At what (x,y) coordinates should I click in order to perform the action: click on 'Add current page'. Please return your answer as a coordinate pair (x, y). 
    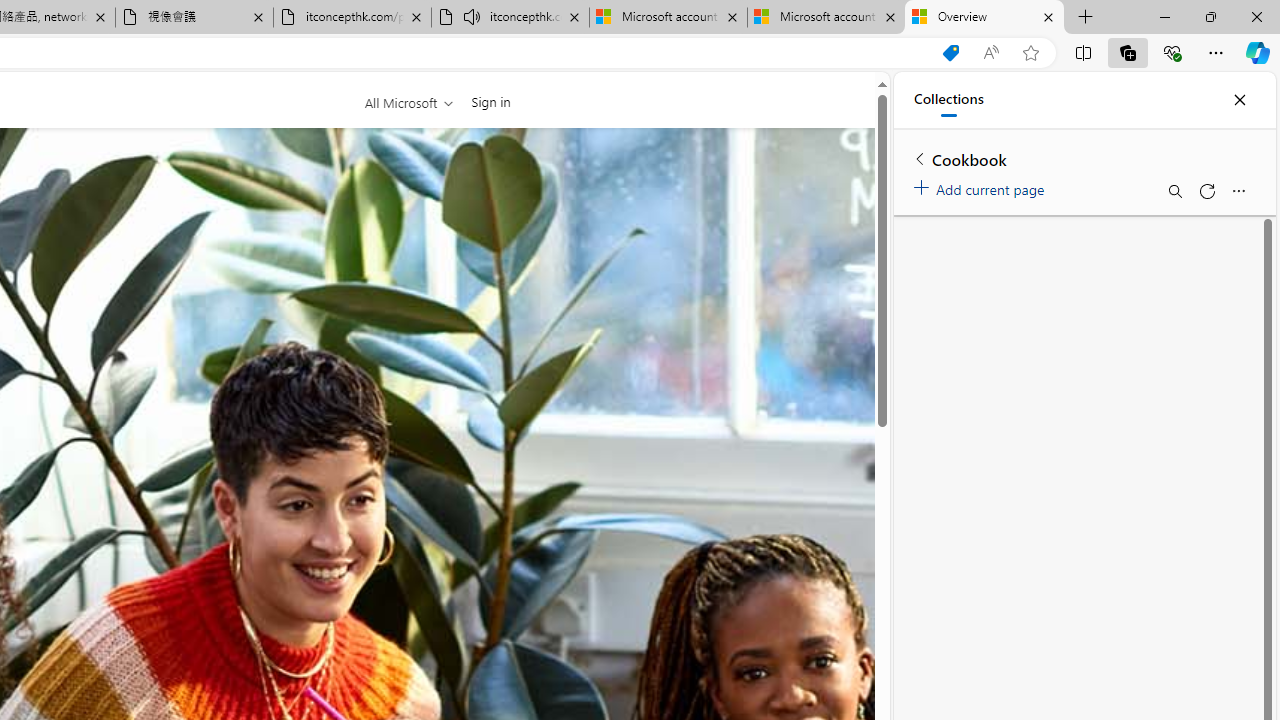
    Looking at the image, I should click on (983, 186).